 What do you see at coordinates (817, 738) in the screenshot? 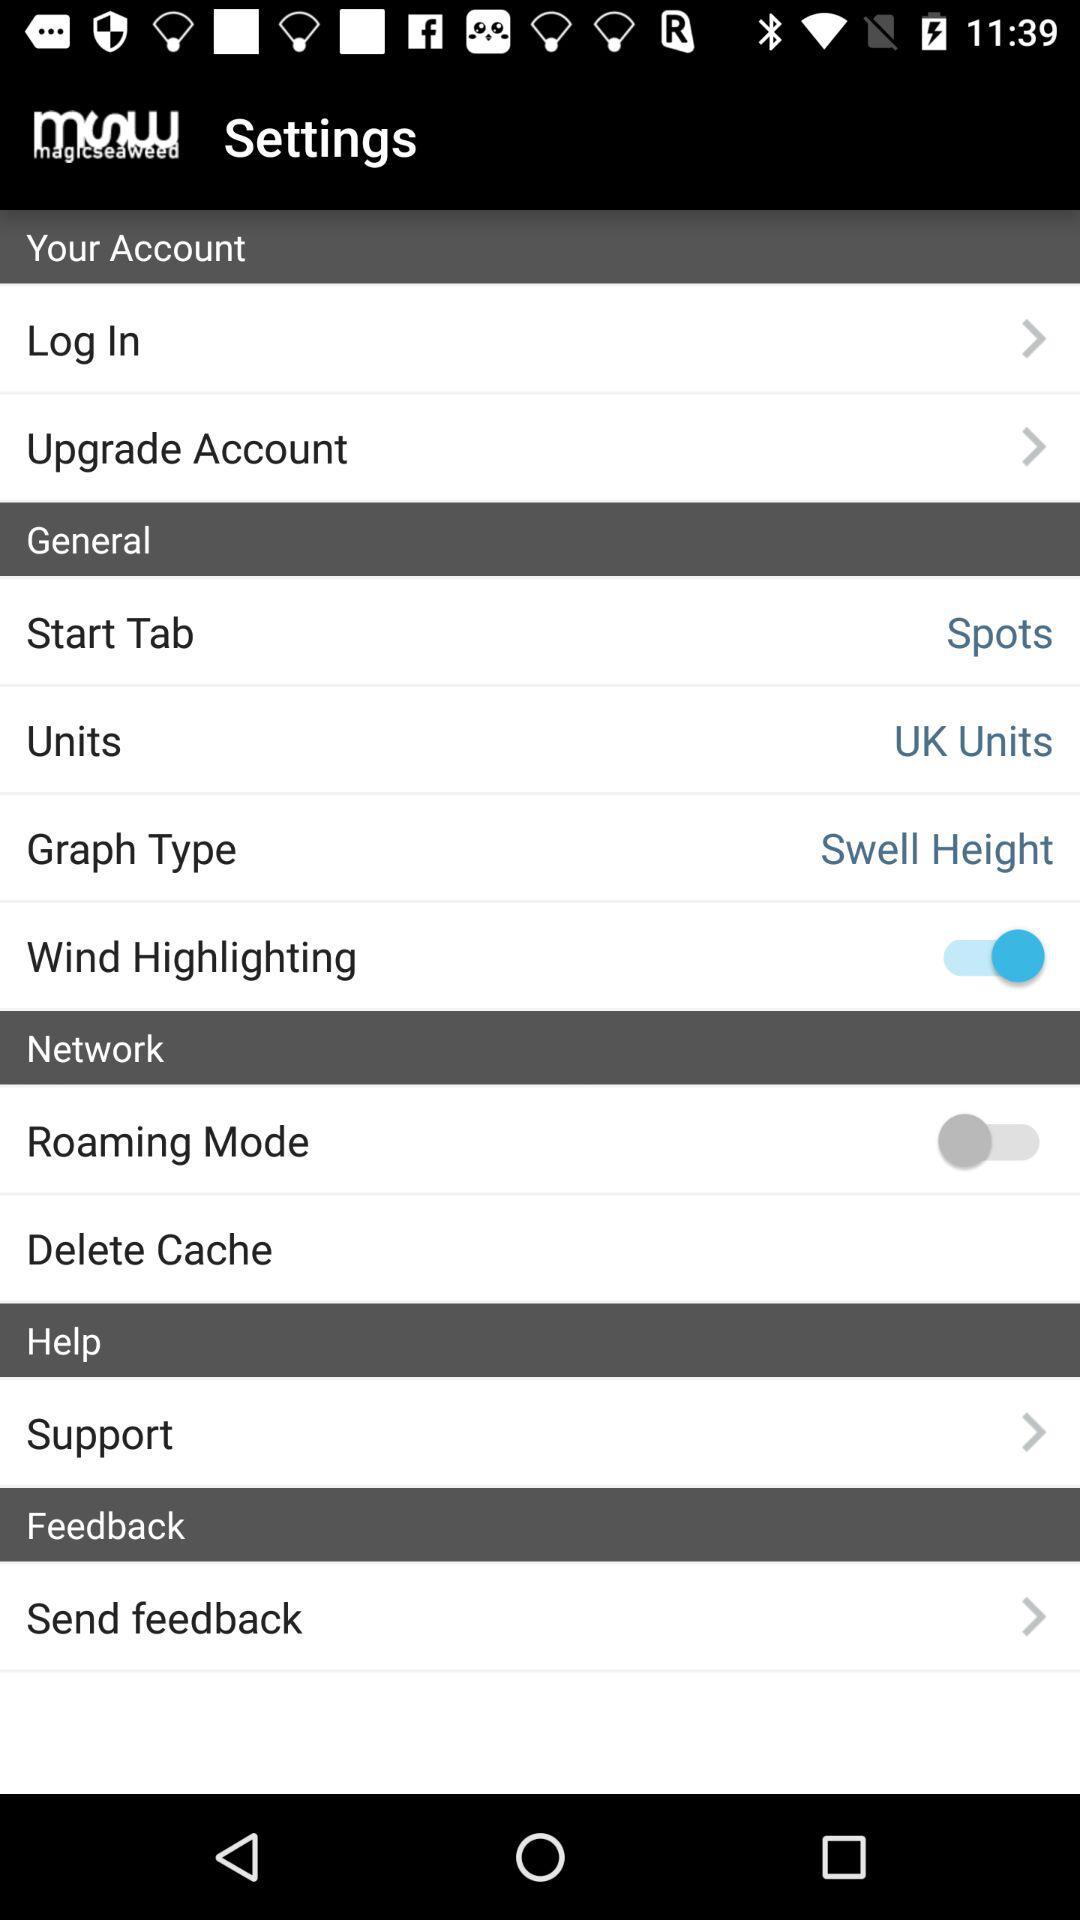
I see `the text below spots` at bounding box center [817, 738].